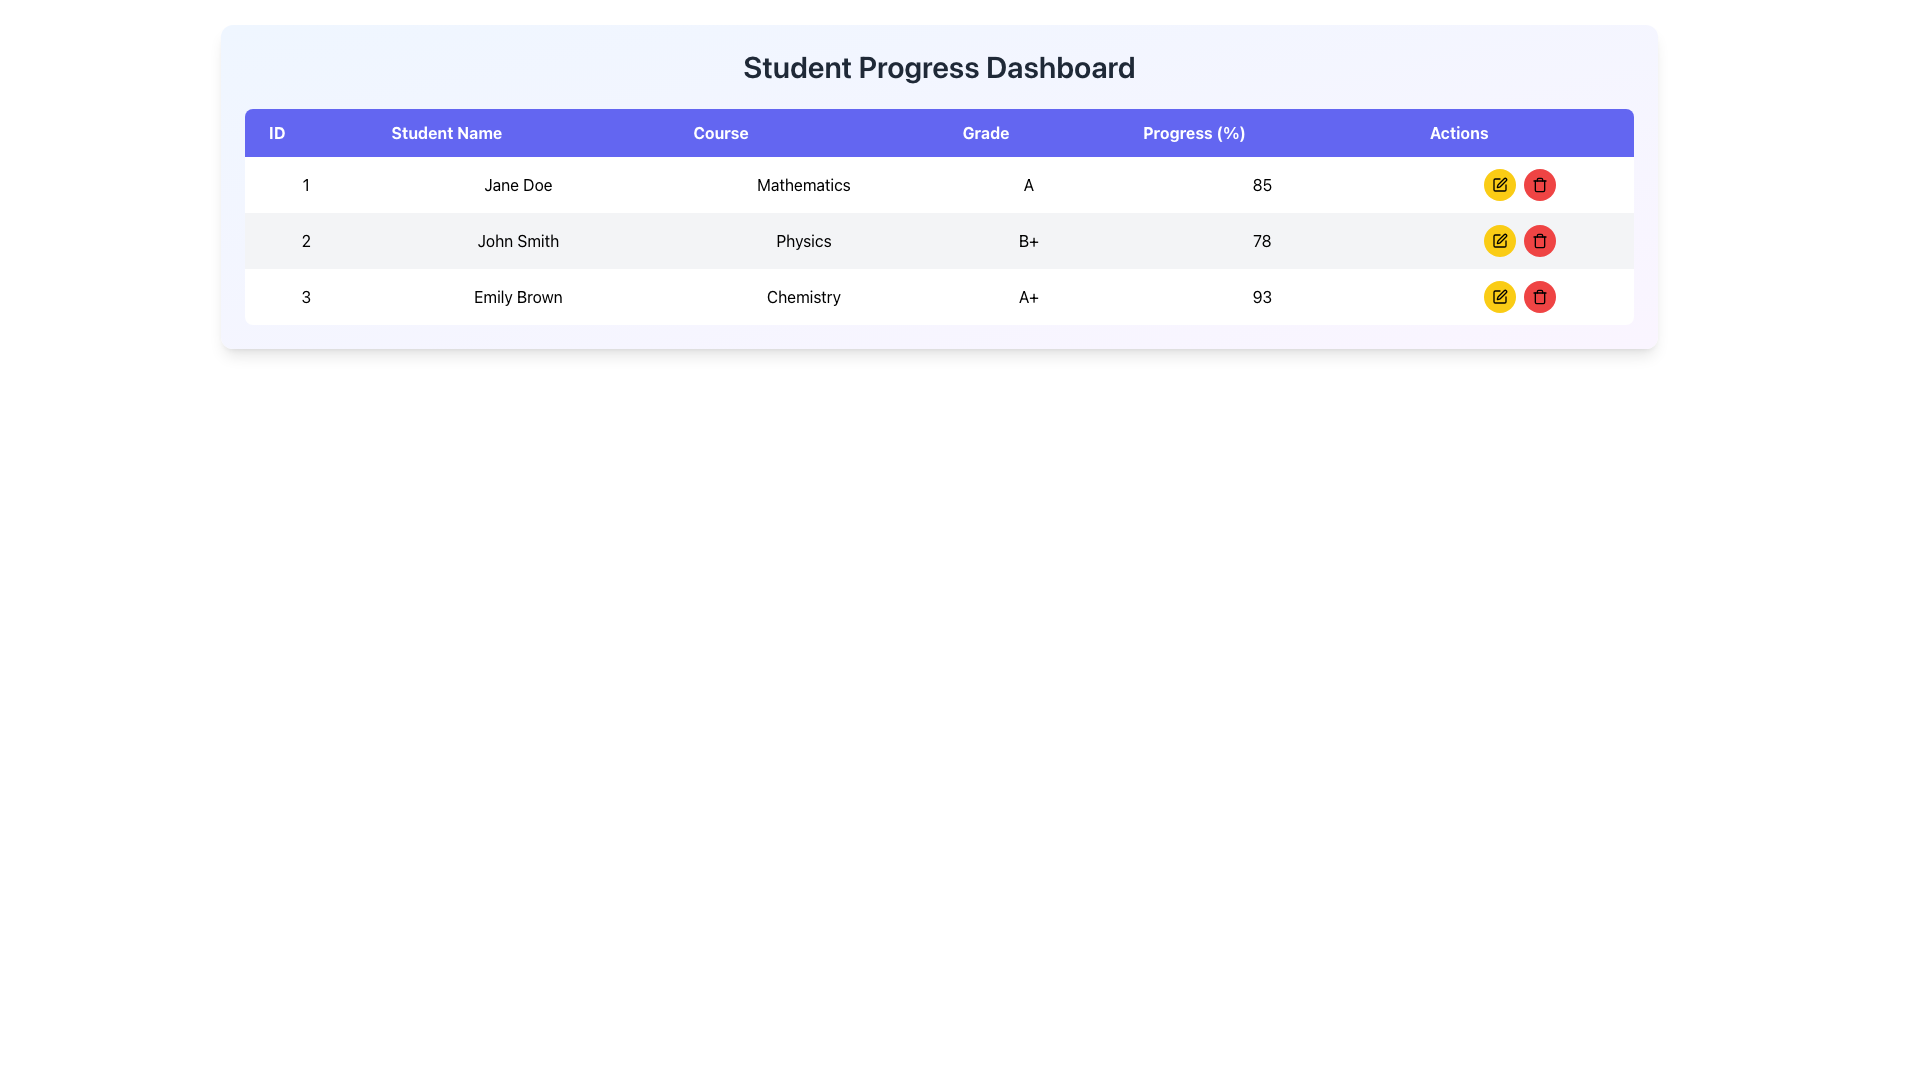 The image size is (1920, 1080). Describe the element at coordinates (518, 297) in the screenshot. I see `the text label displaying the name 'Emily Brown' in the second column of the third row in the 'Student Progress Dashboard'` at that location.